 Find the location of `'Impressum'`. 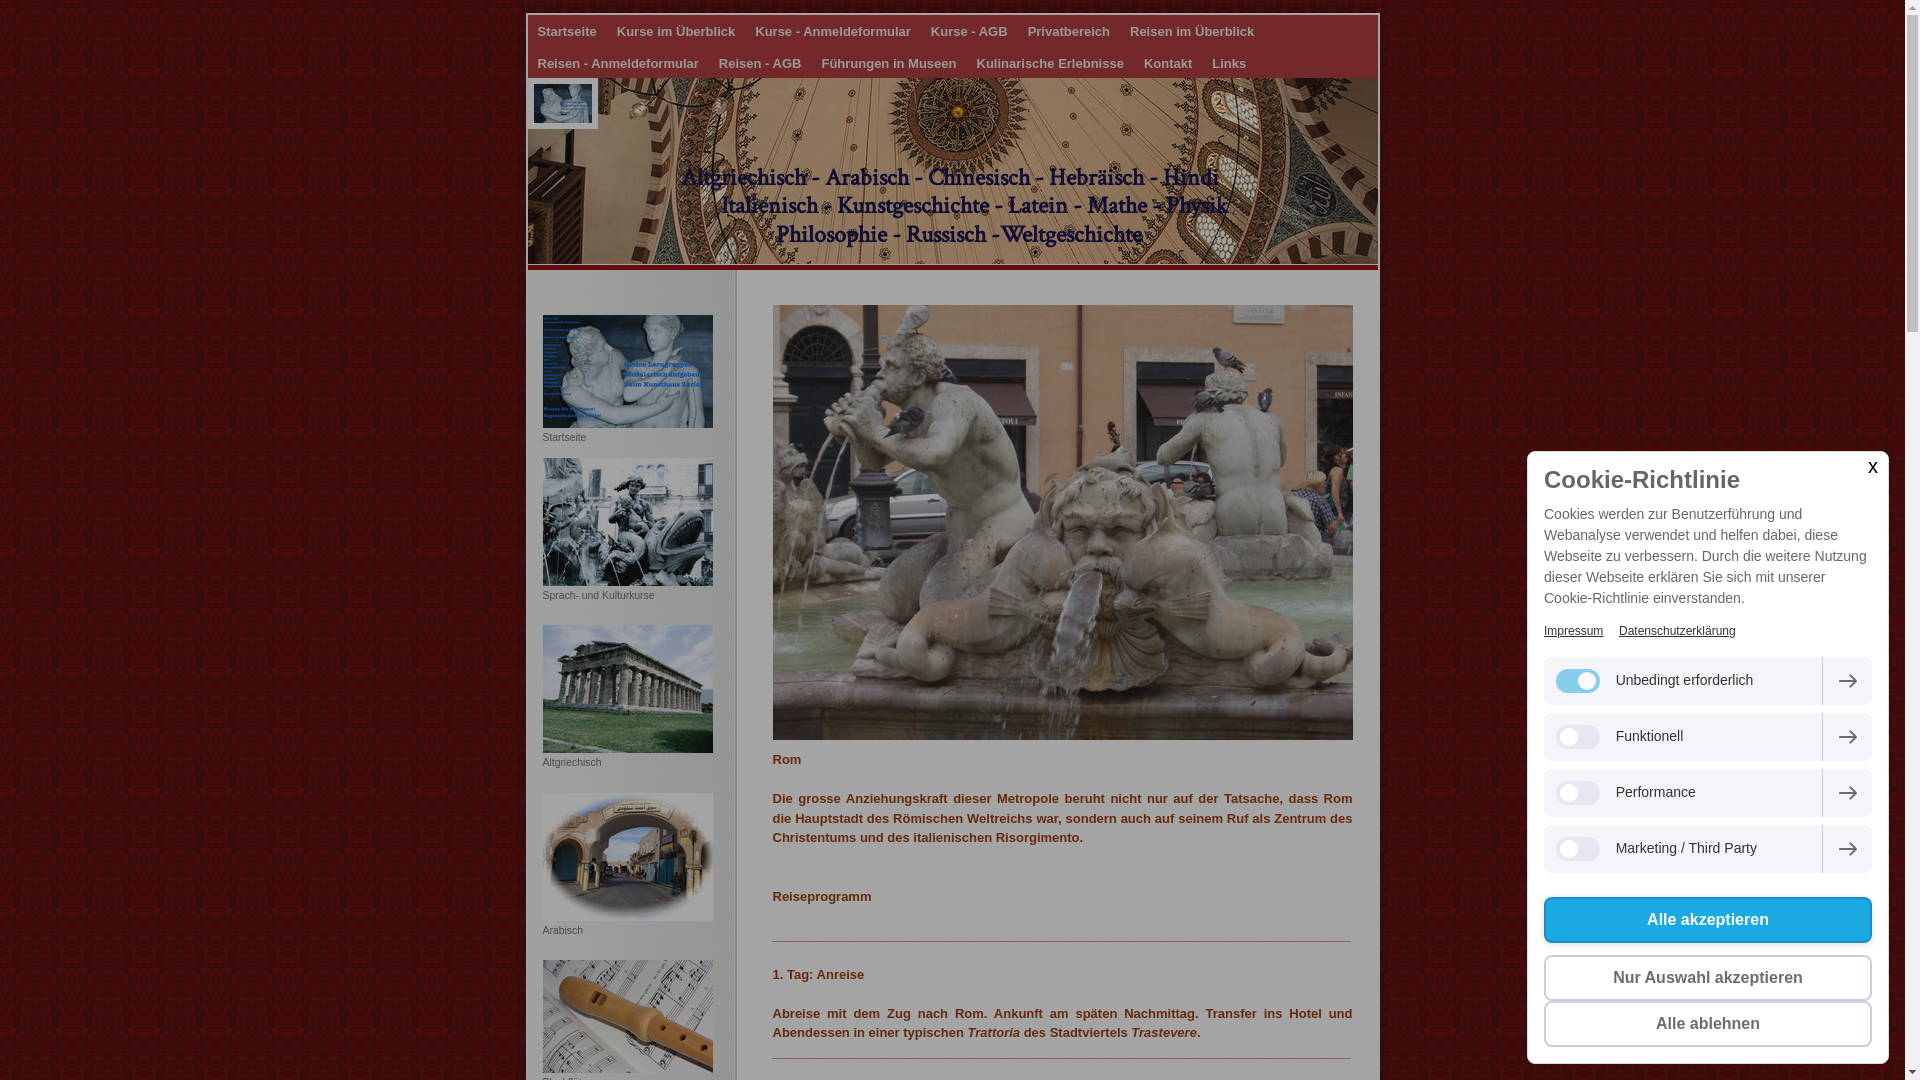

'Impressum' is located at coordinates (1543, 631).